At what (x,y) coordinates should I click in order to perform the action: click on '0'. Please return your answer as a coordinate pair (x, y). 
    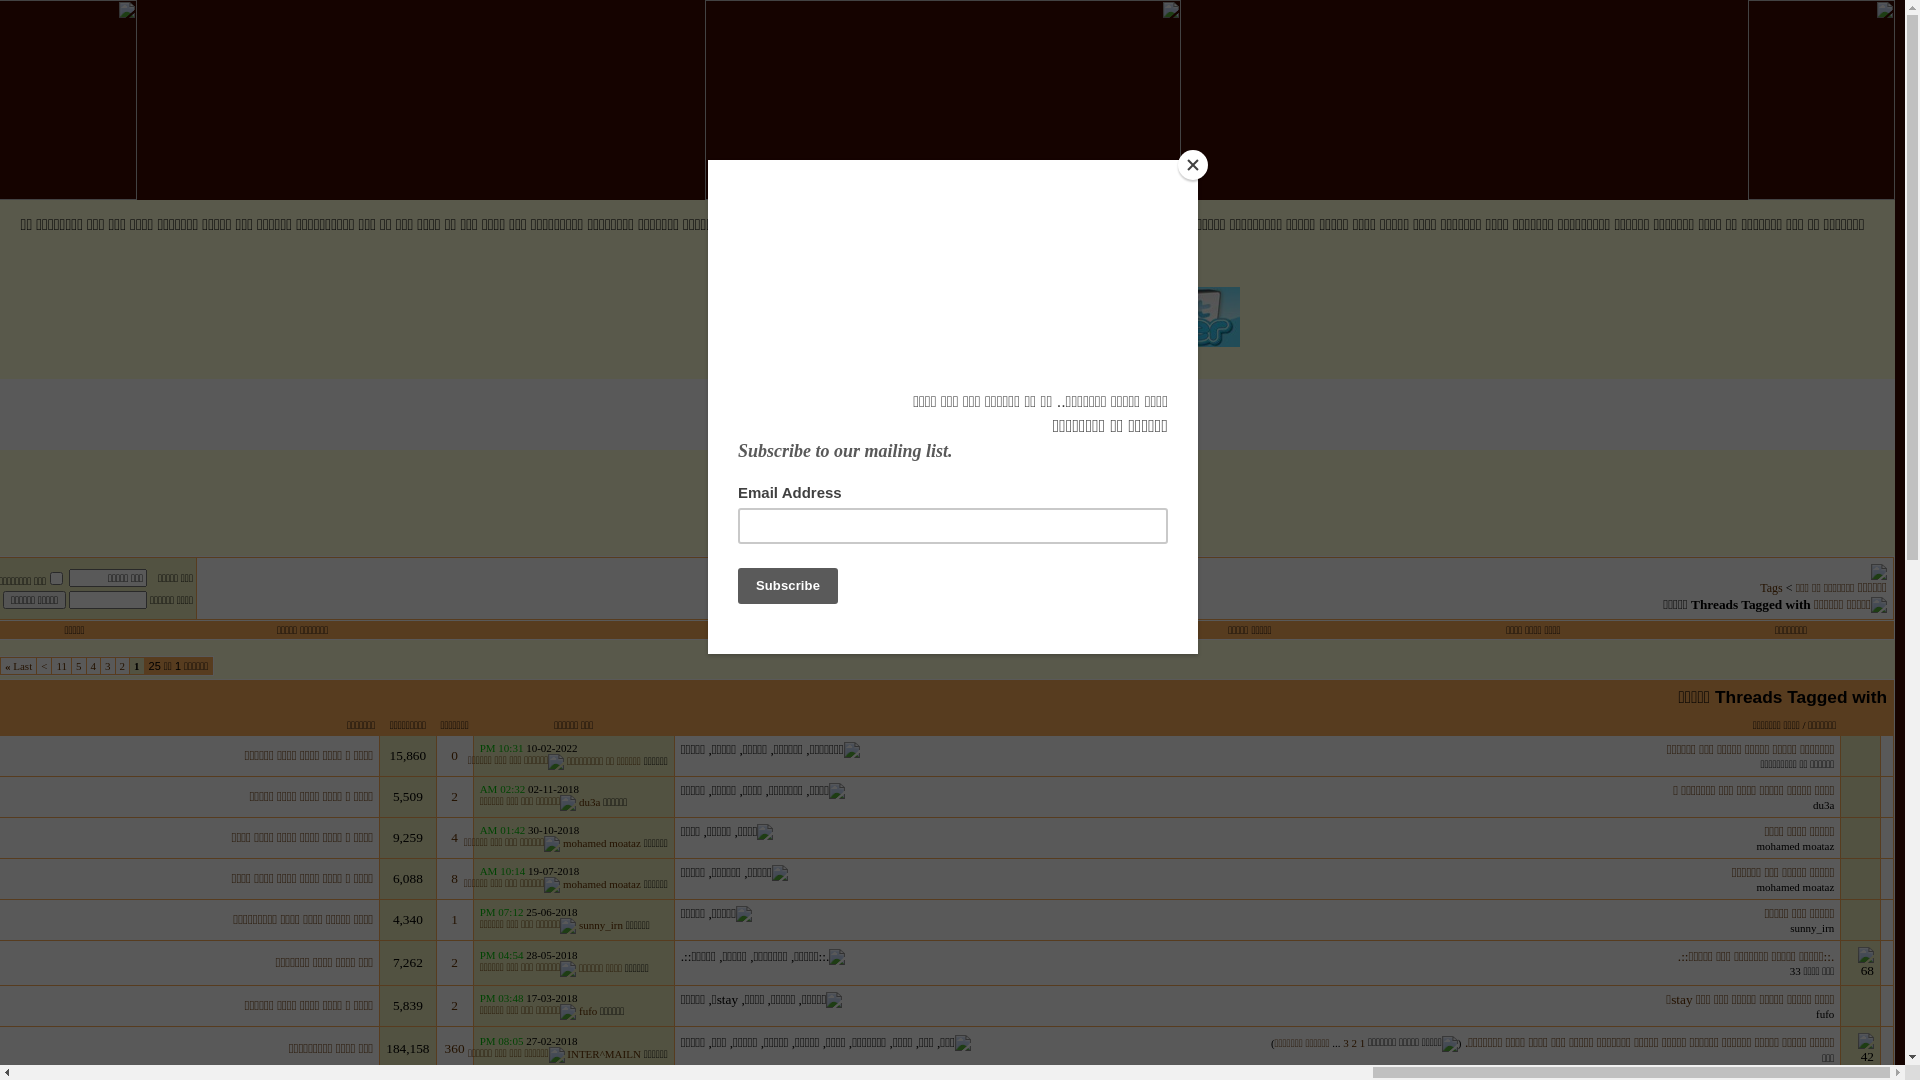
    Looking at the image, I should click on (450, 755).